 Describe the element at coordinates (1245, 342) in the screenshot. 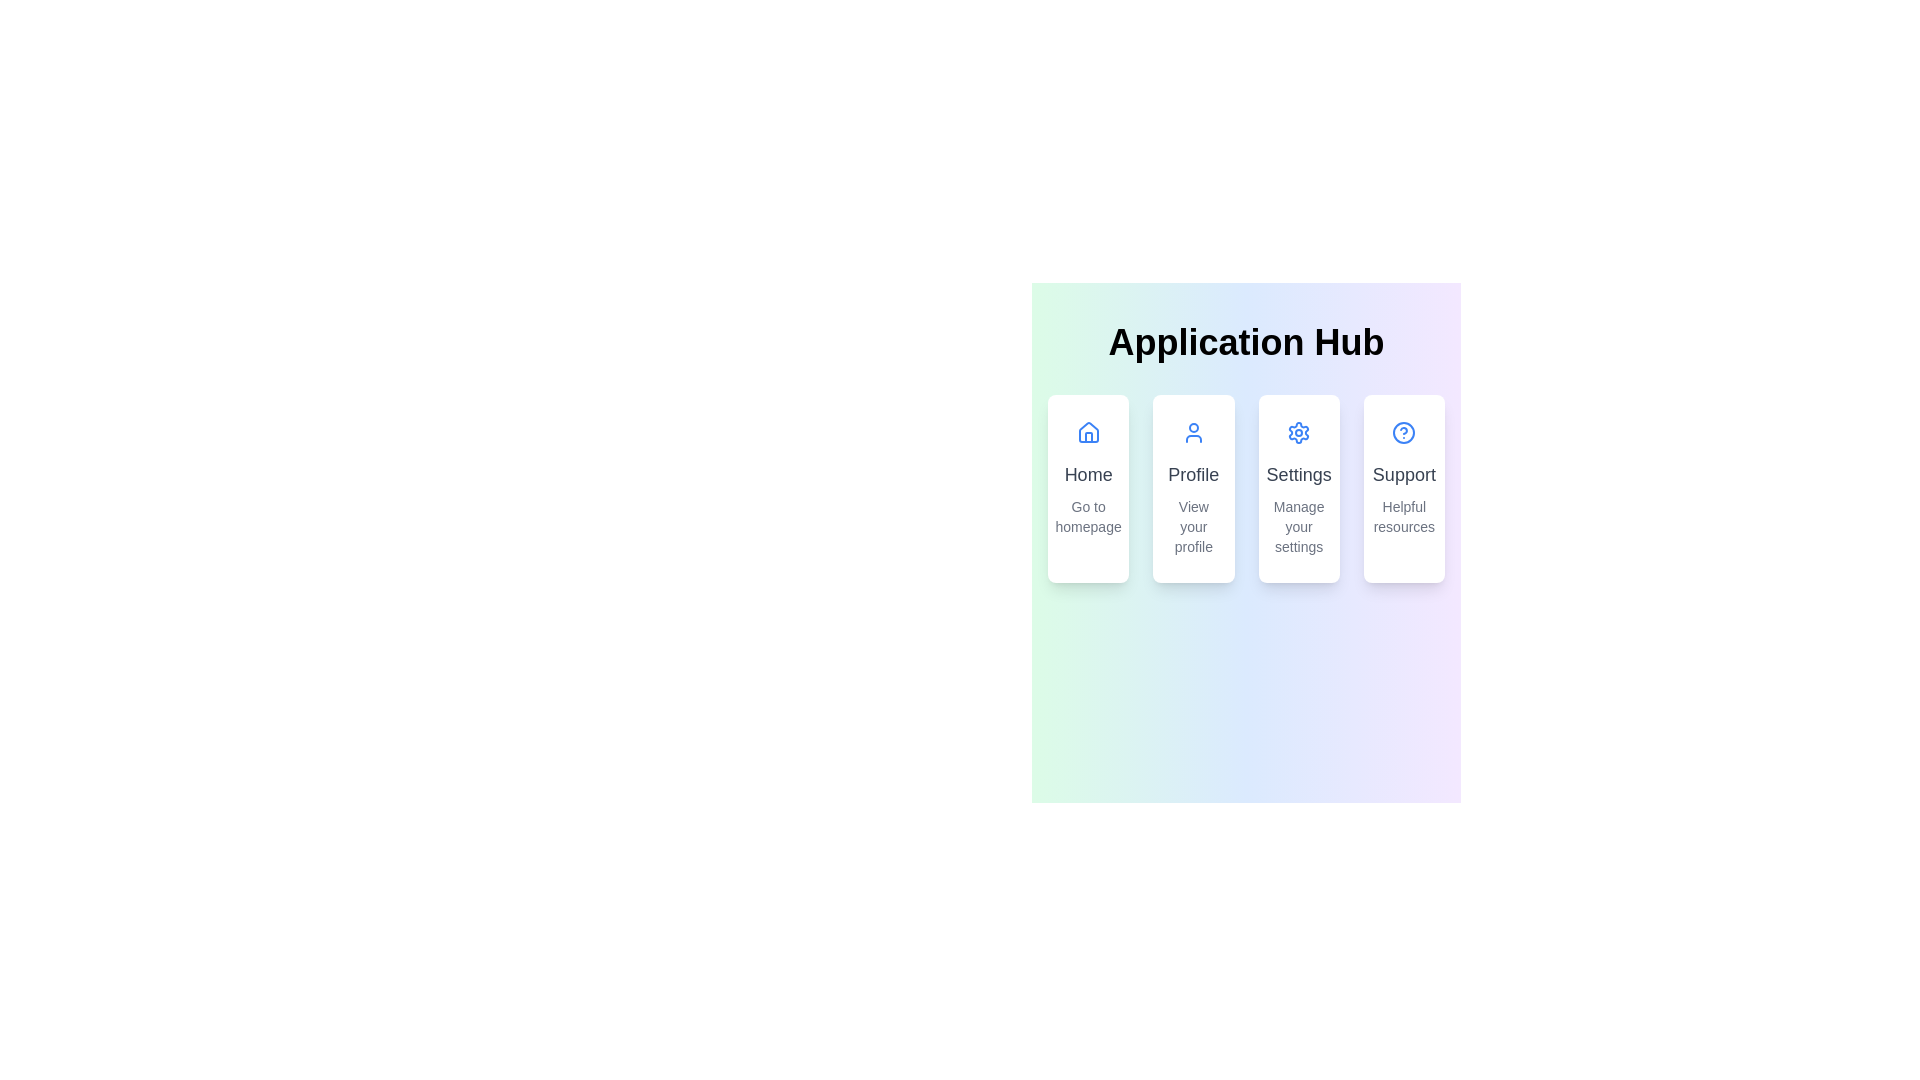

I see `the 'Application Hub' text header element, which features large, bold typography and a gradient text effect, located centrally at the top of the interface just above the navigation options` at that location.